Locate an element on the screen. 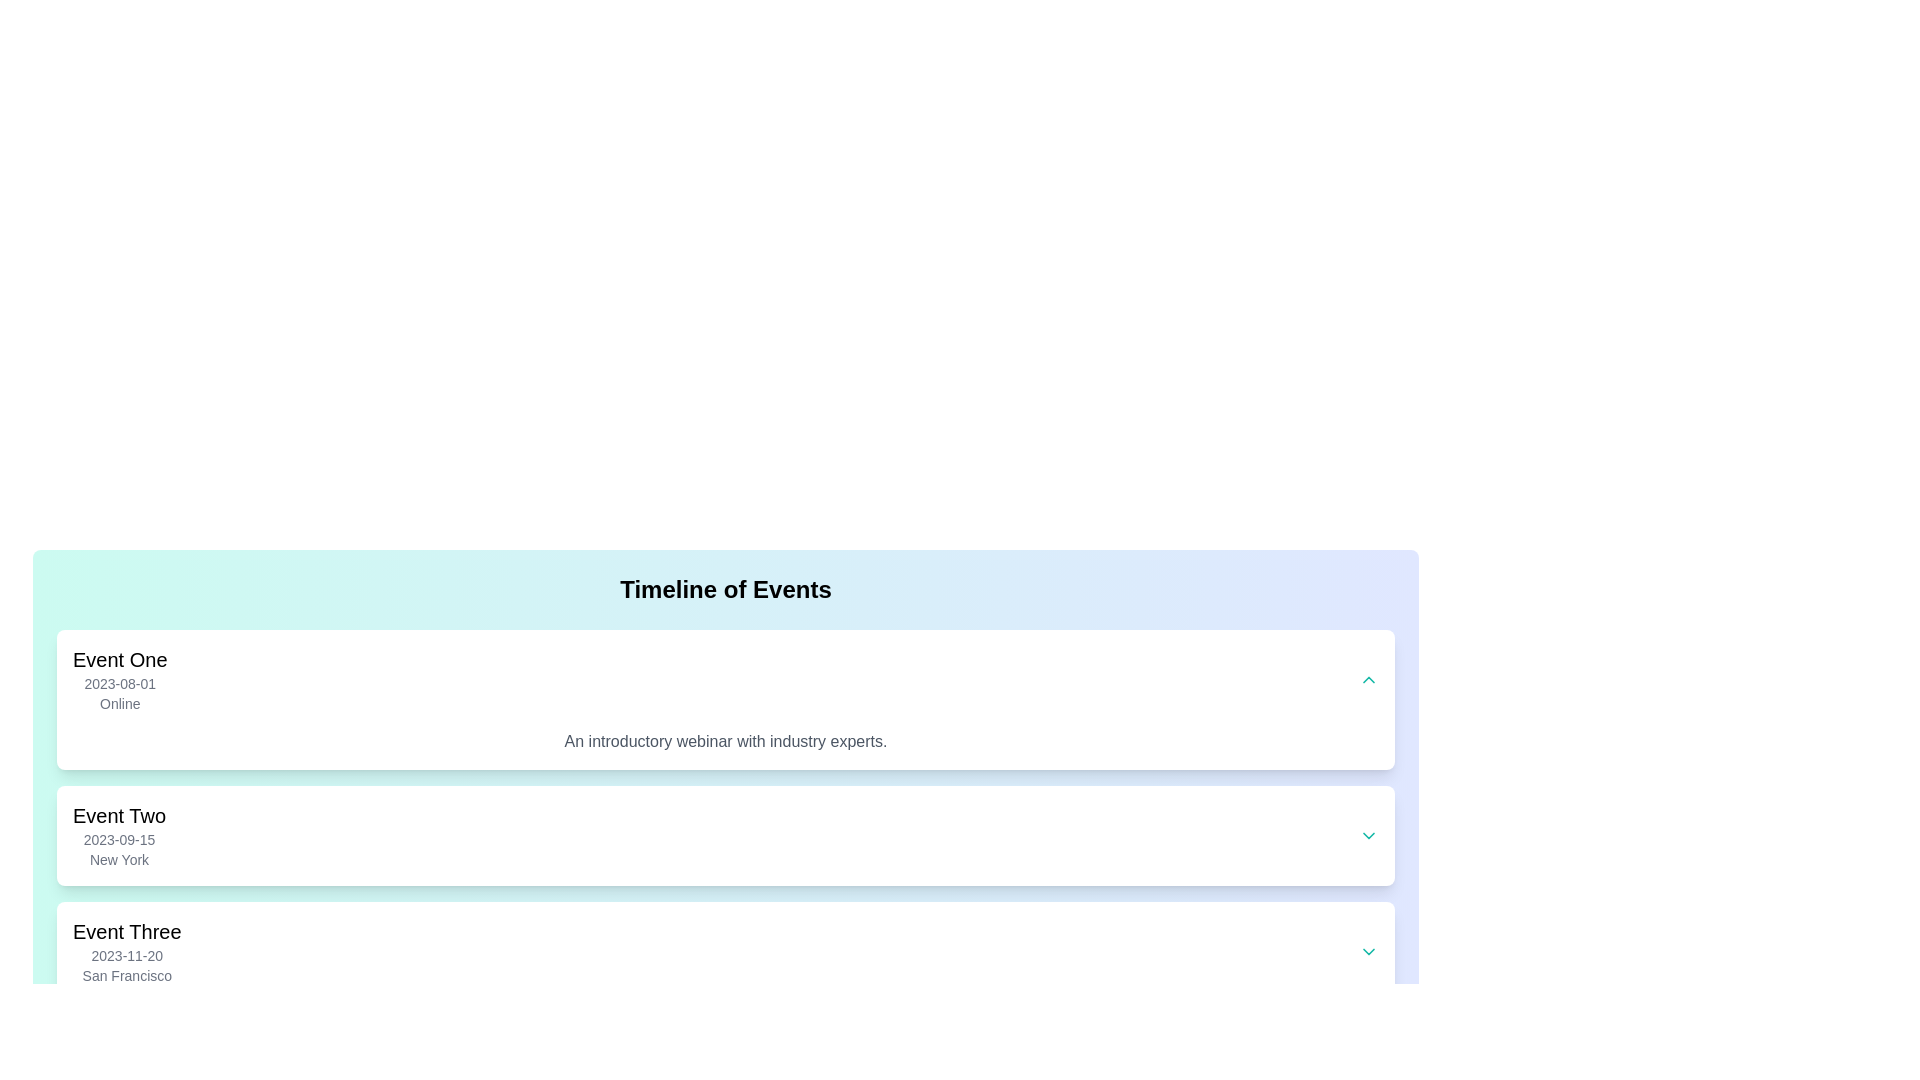 This screenshot has width=1920, height=1080. the text label displaying '2023-11-20', which is styled in gray and positioned below 'Event Three' and above 'San Francisco' is located at coordinates (126, 955).